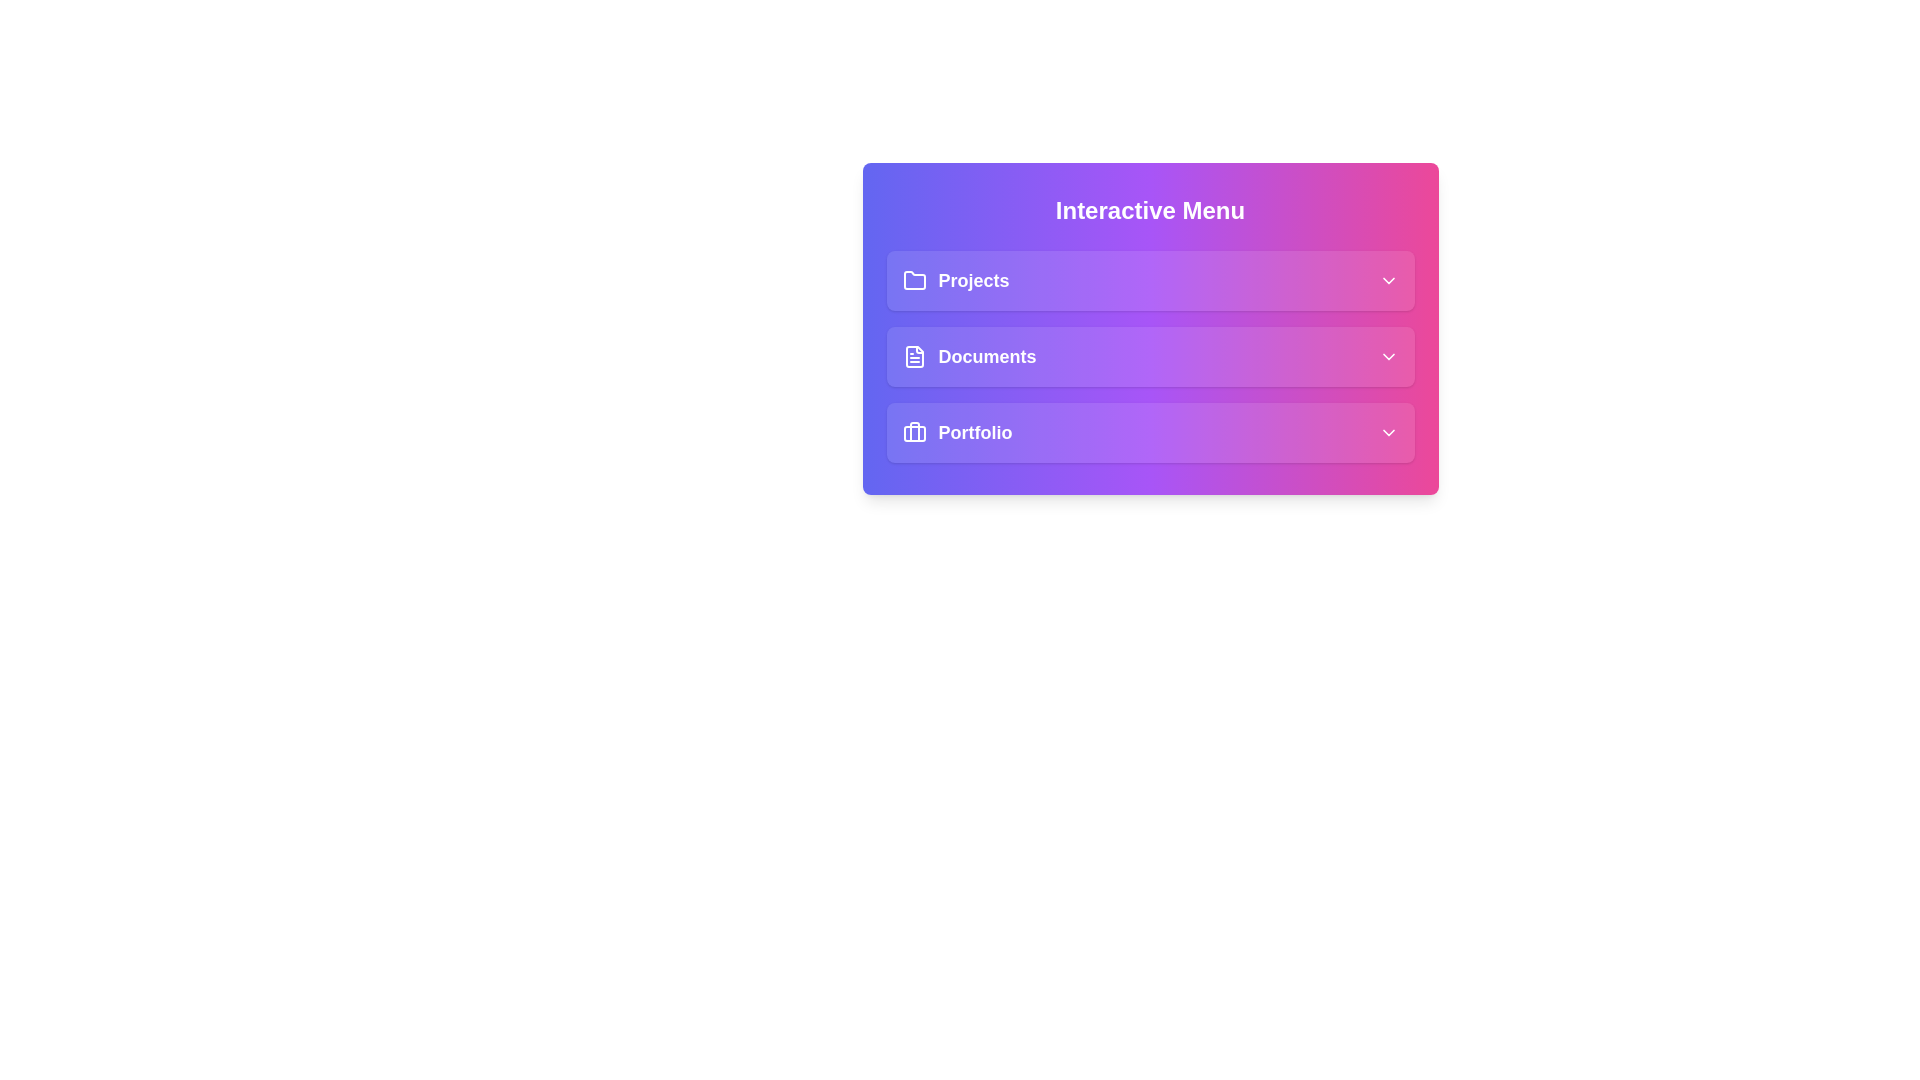 This screenshot has height=1080, width=1920. Describe the element at coordinates (1387, 431) in the screenshot. I see `the Dropdown indicator icon located on the far-right side of the 'Portfolio' row in the interactive menu` at that location.